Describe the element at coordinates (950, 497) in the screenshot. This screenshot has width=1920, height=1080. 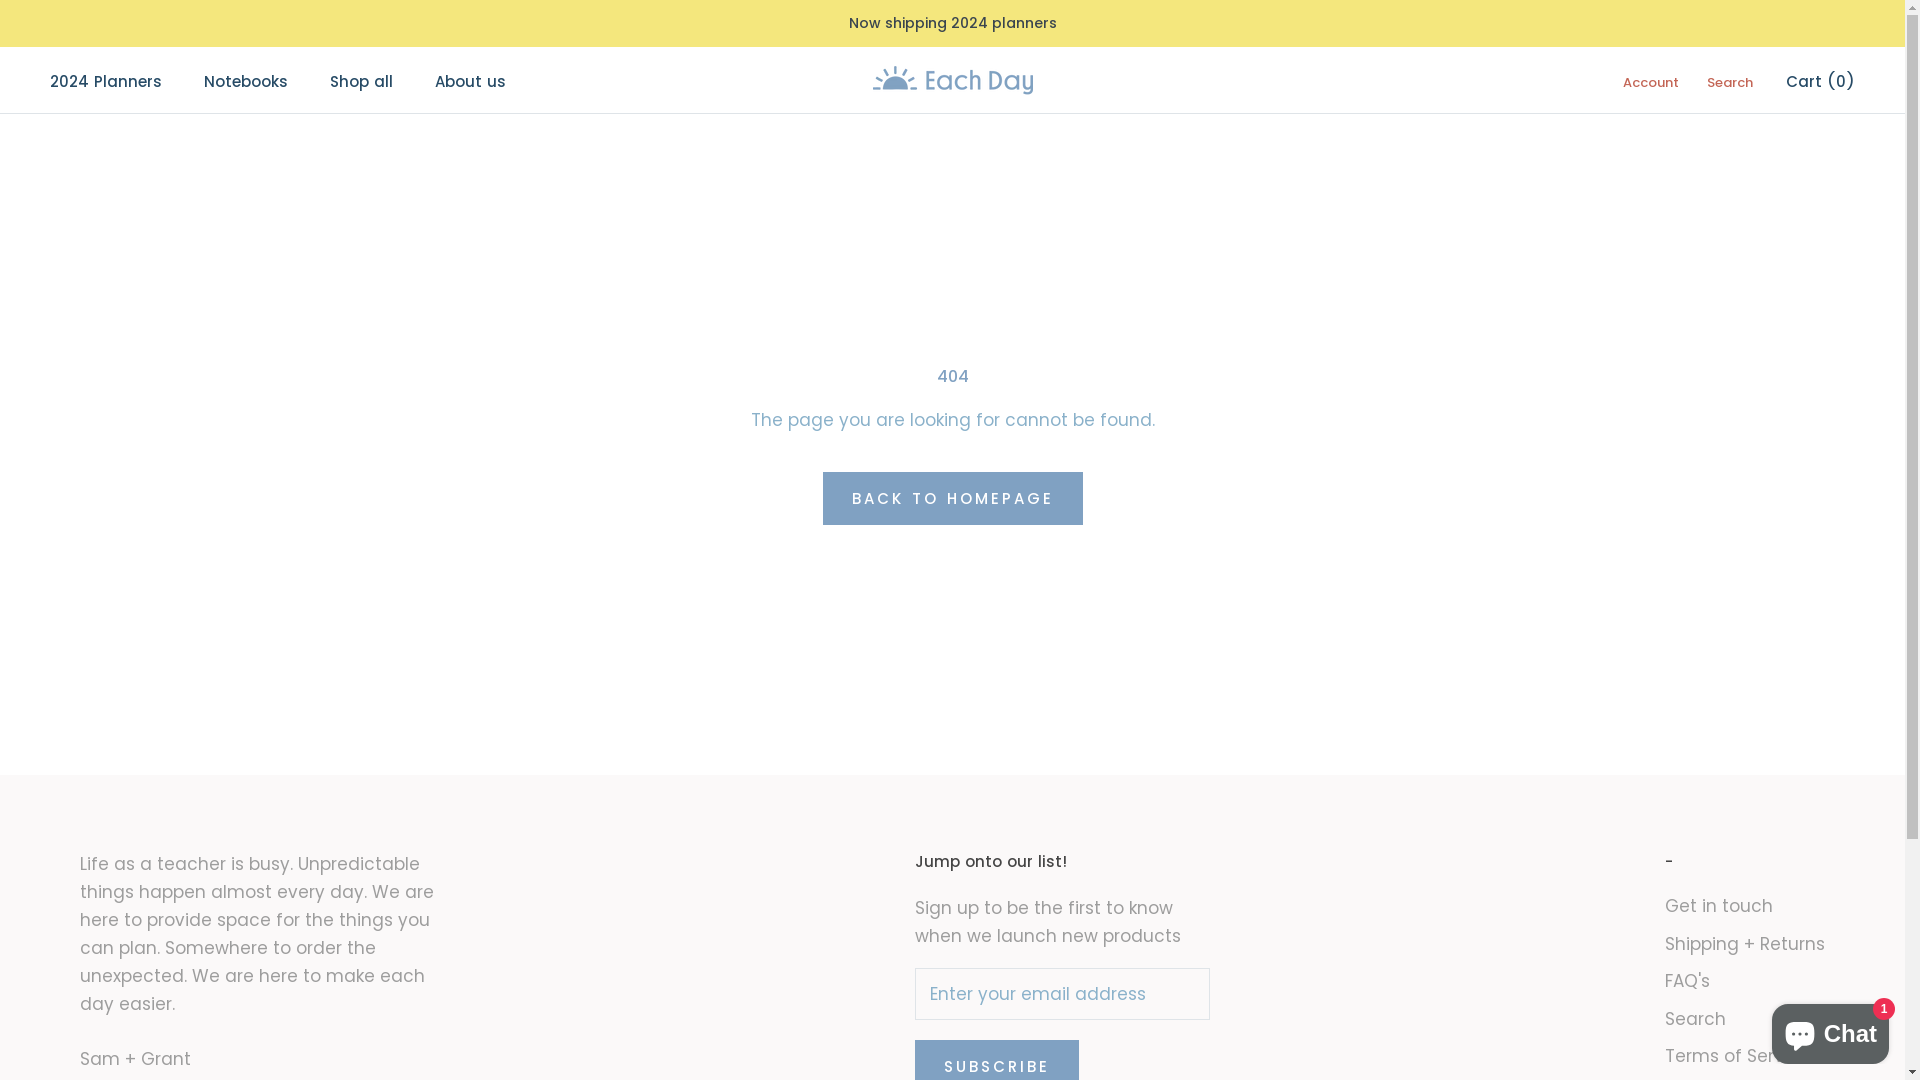
I see `'BACK TO HOMEPAGE'` at that location.